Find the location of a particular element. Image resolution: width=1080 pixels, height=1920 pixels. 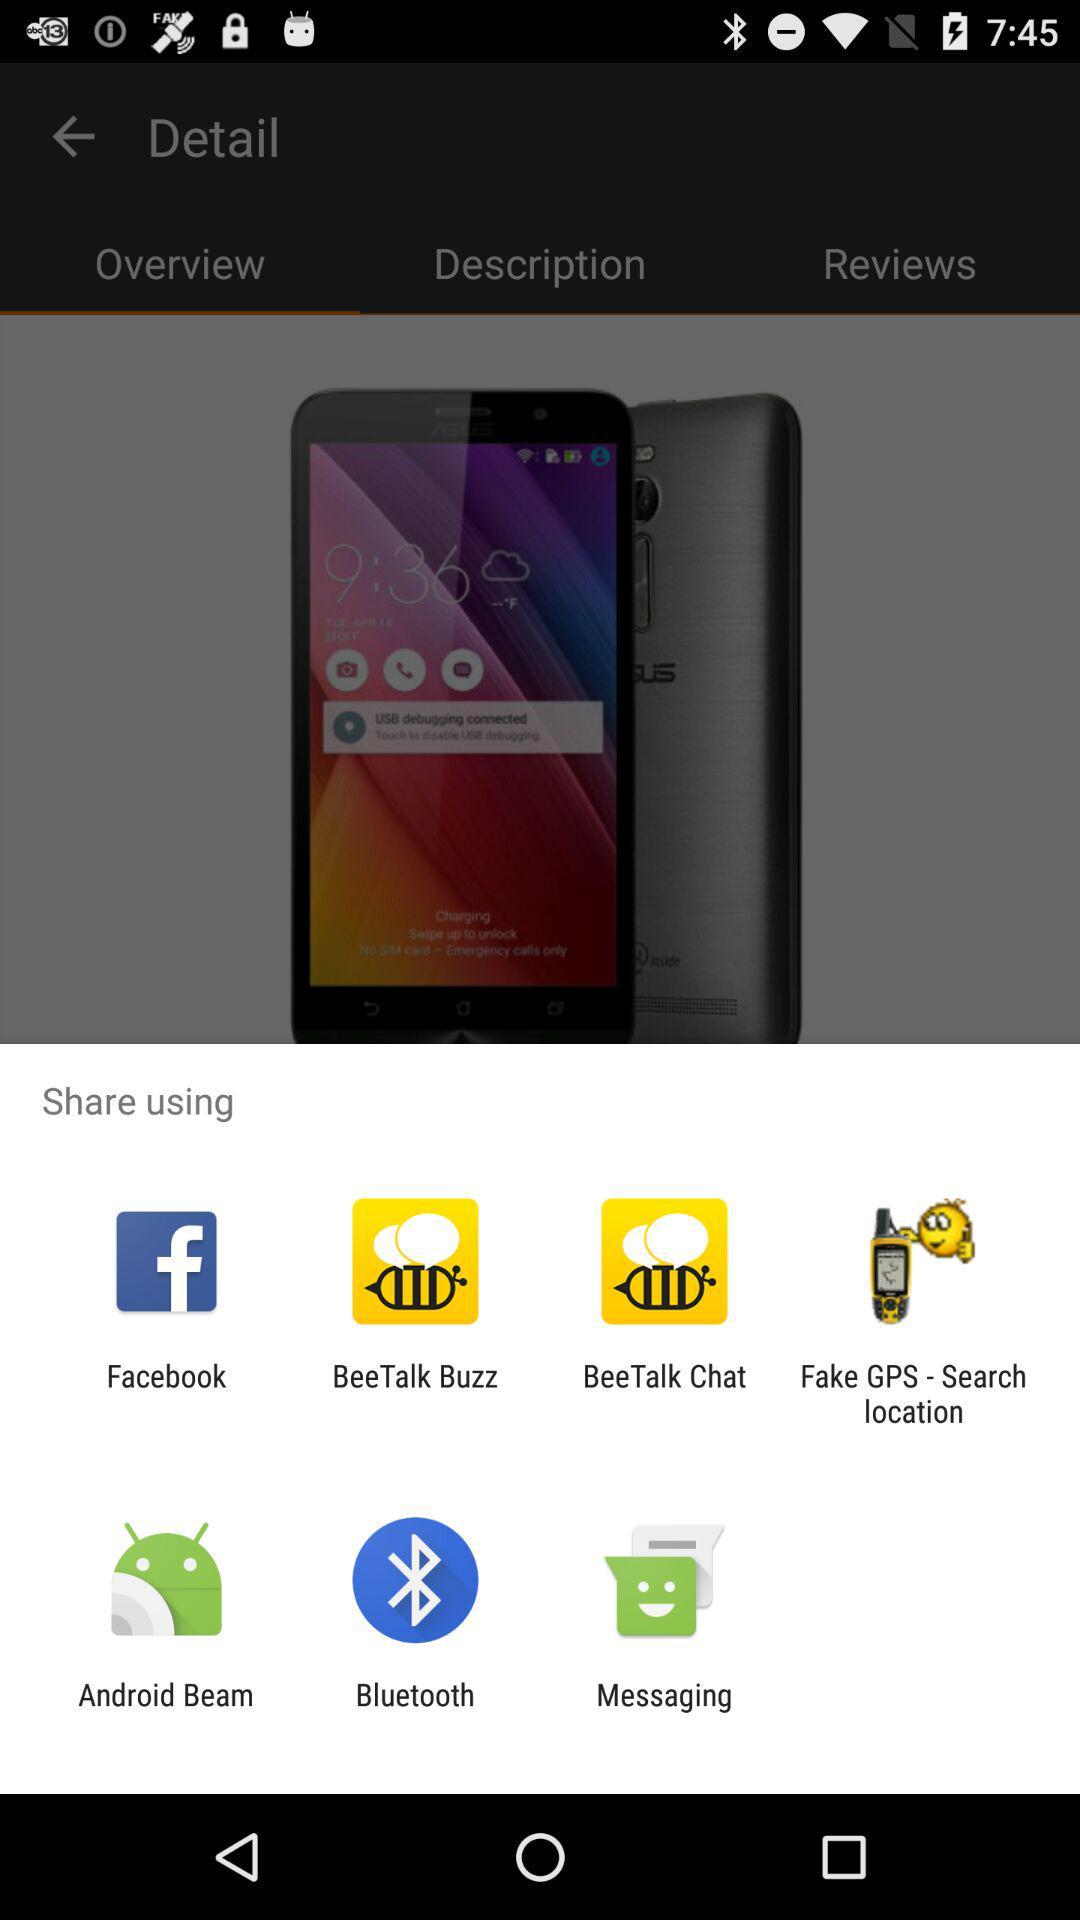

facebook icon is located at coordinates (165, 1392).